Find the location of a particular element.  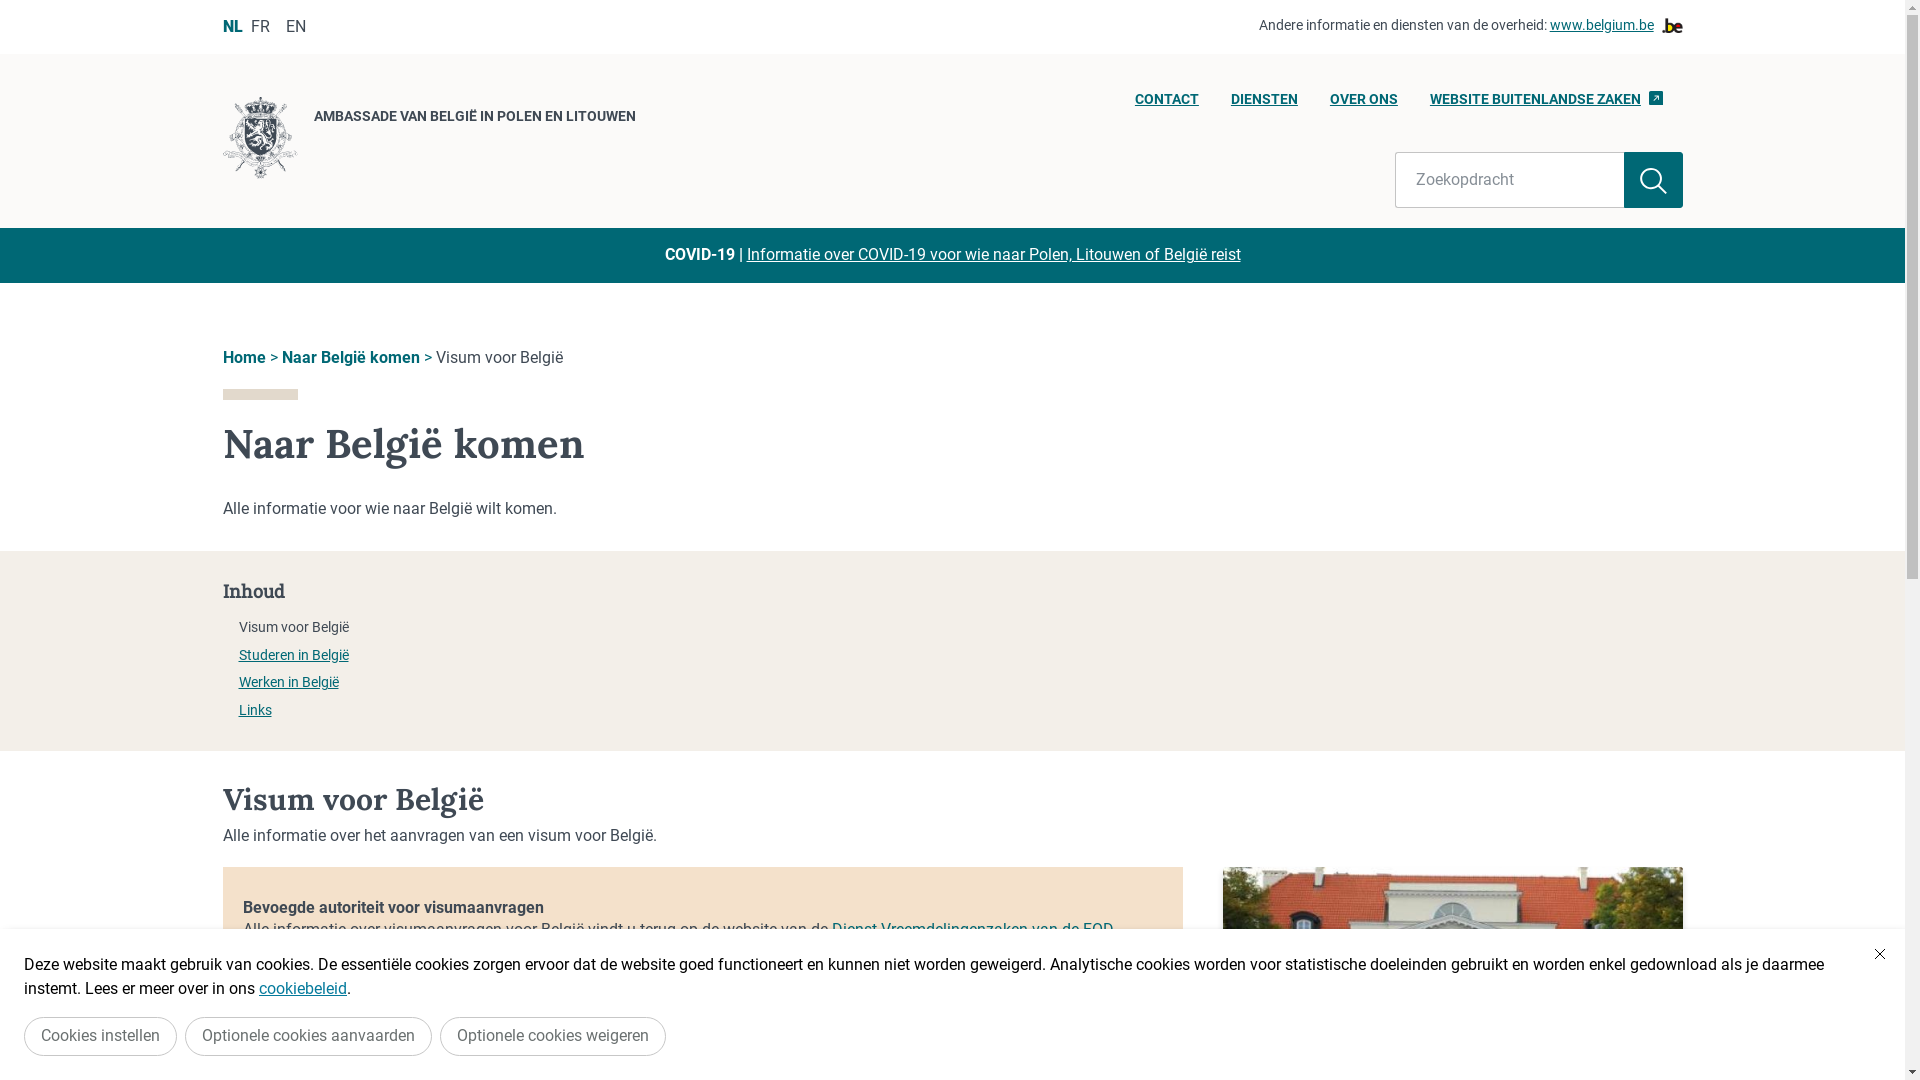

'Optionele cookies weigeren' is located at coordinates (552, 1035).